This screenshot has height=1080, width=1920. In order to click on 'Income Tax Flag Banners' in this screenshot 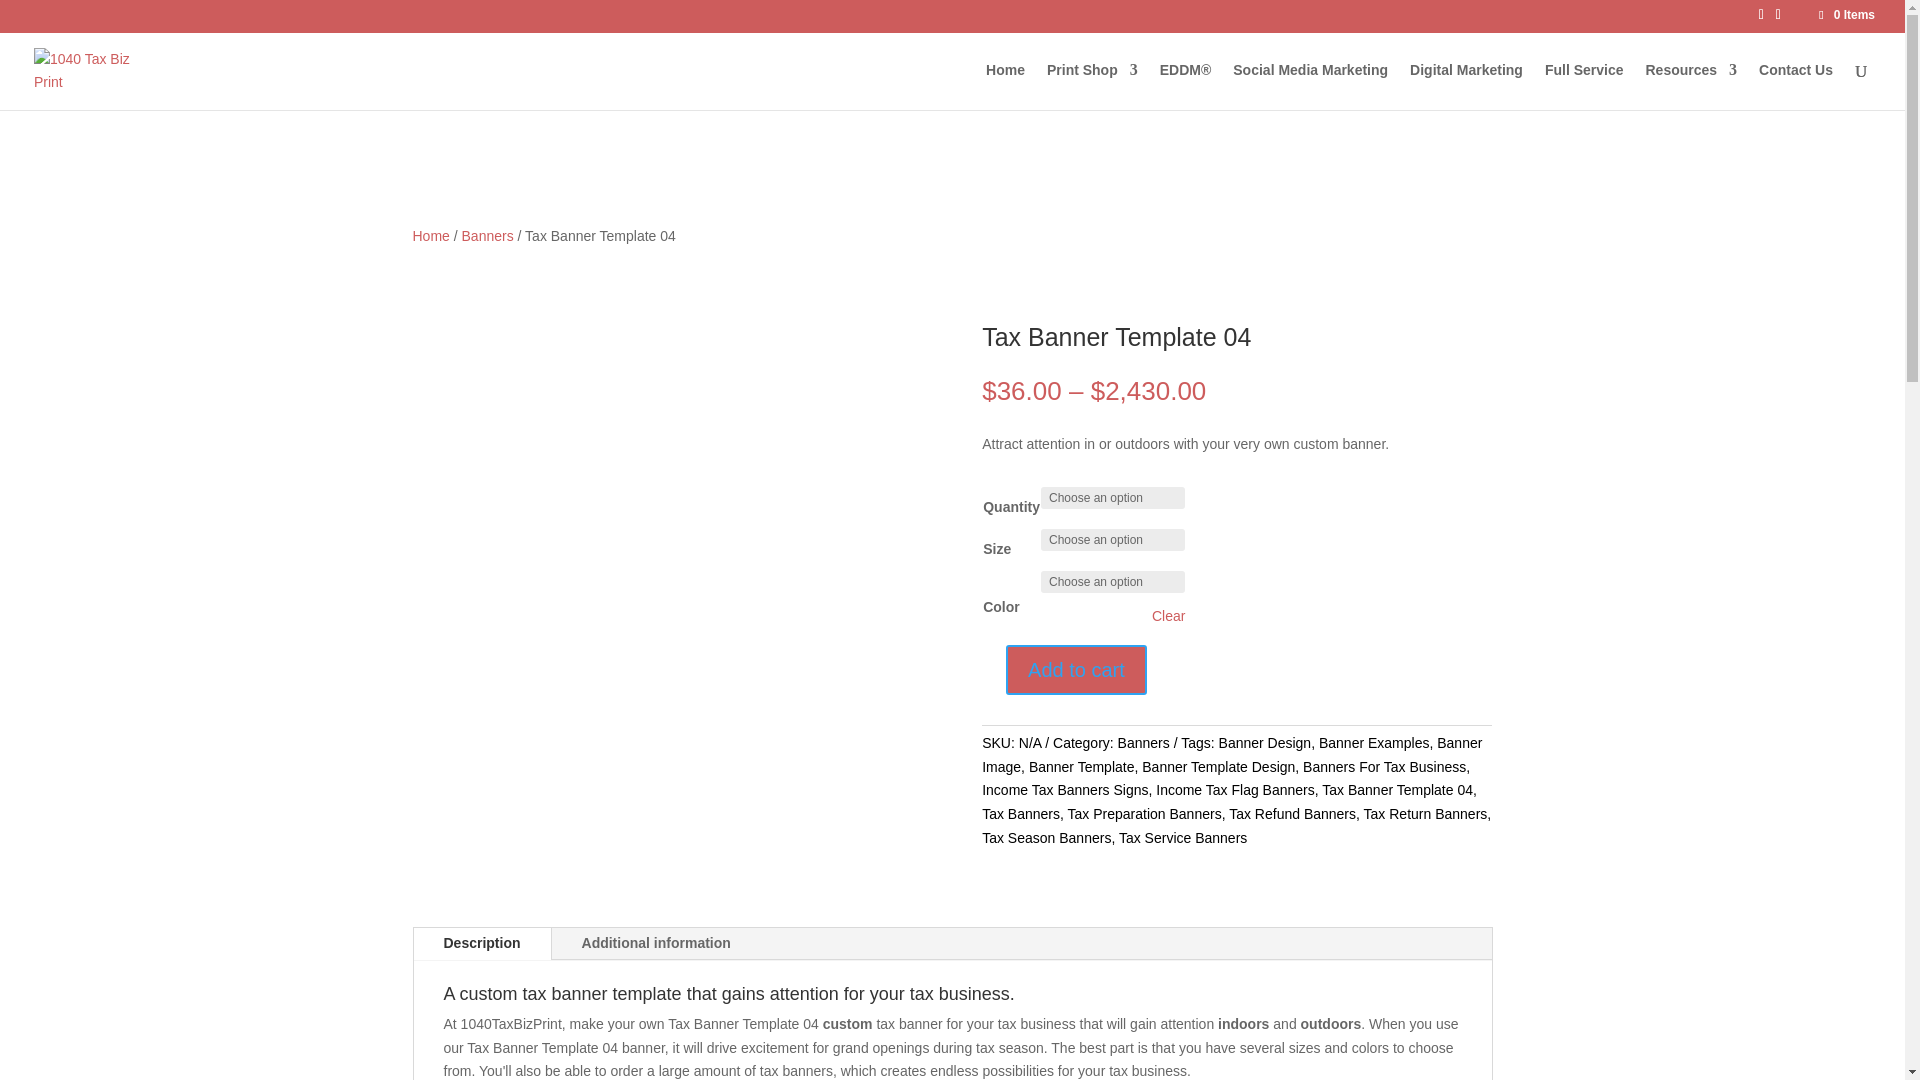, I will do `click(1234, 789)`.